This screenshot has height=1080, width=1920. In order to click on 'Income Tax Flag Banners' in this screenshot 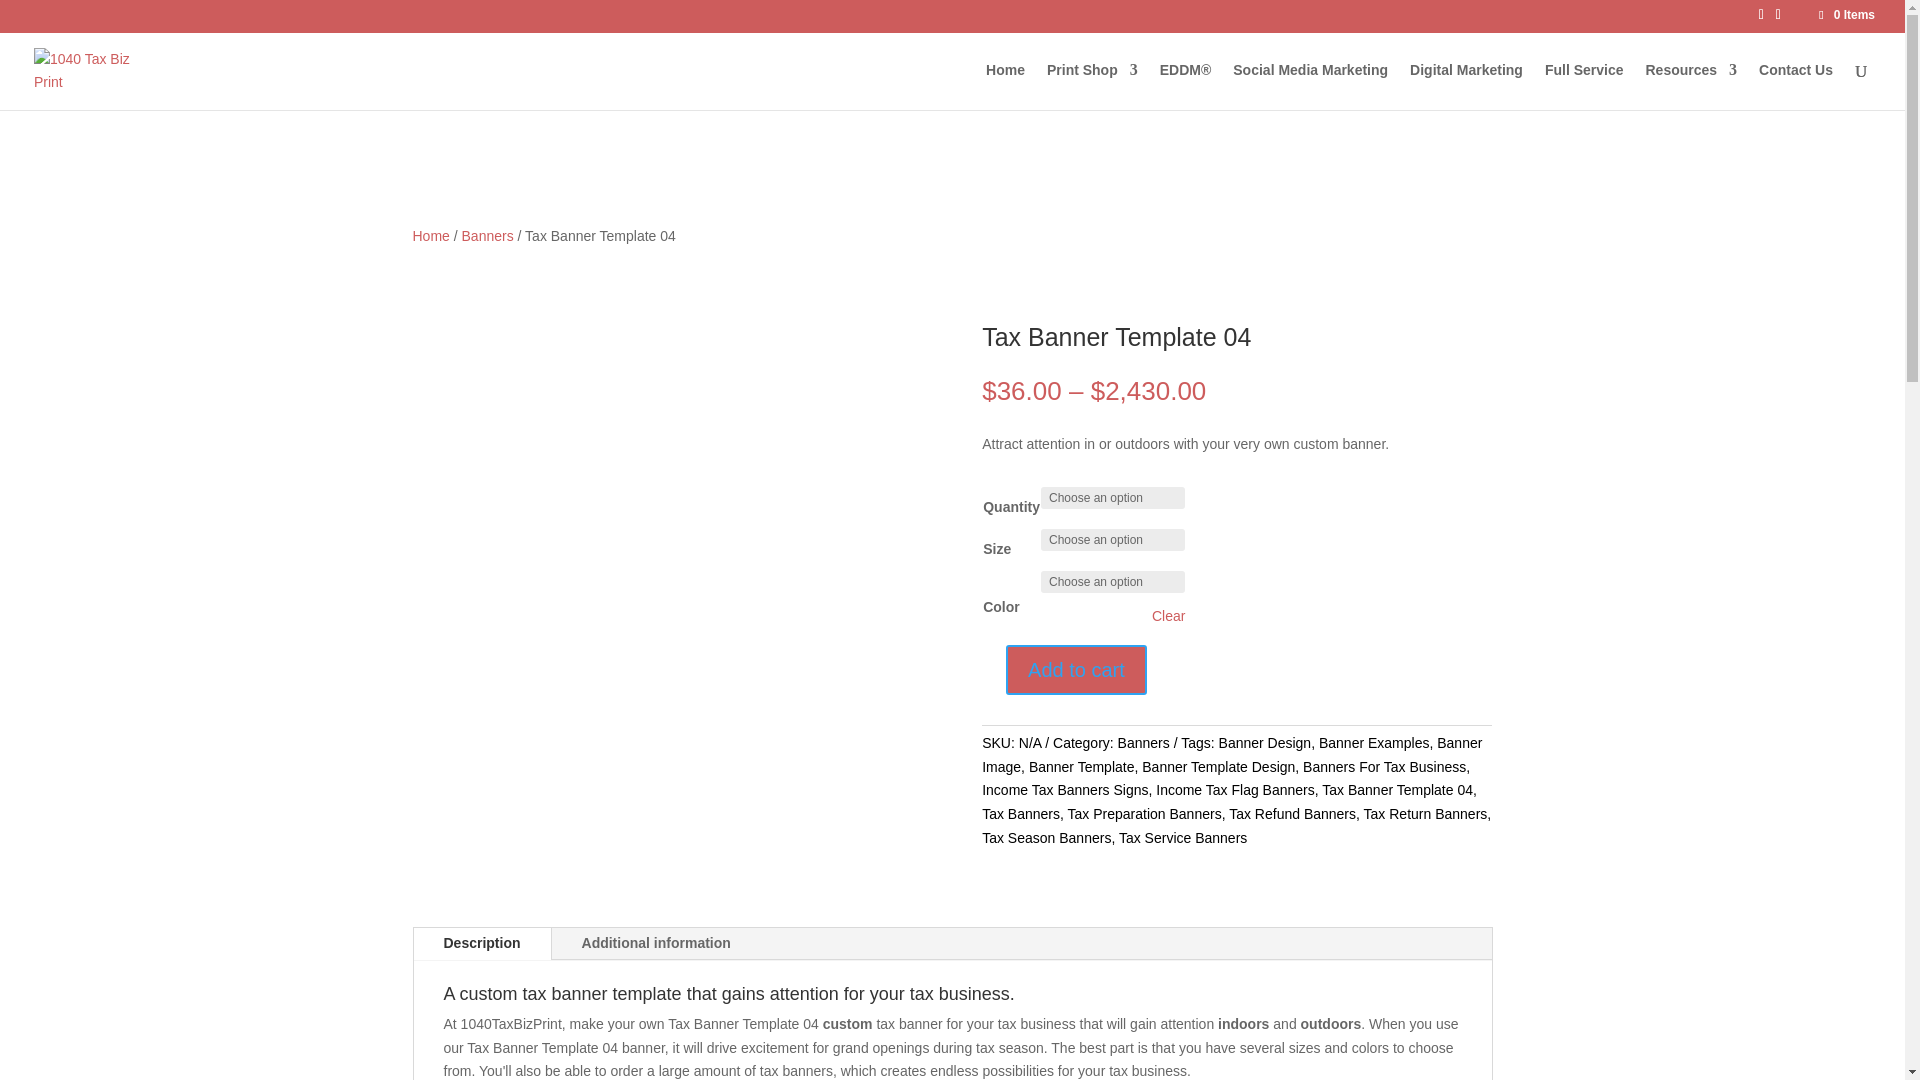, I will do `click(1234, 789)`.